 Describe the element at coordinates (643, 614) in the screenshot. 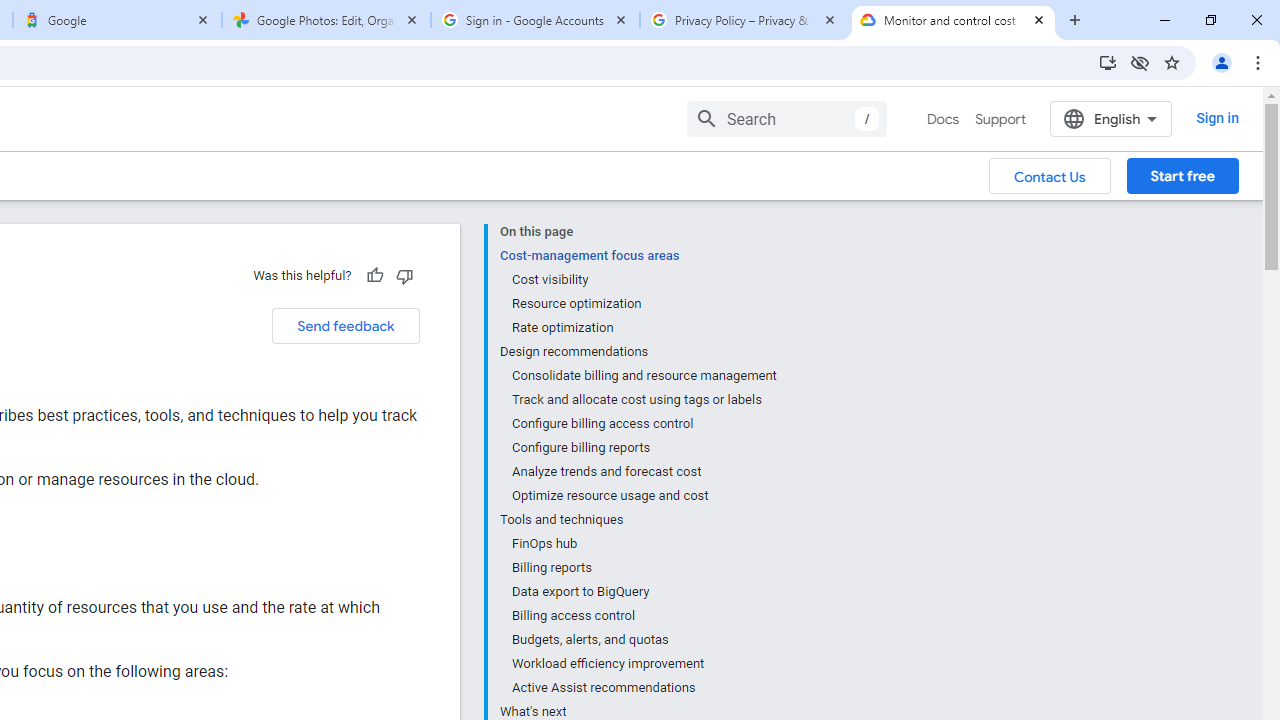

I see `'Billing access control'` at that location.